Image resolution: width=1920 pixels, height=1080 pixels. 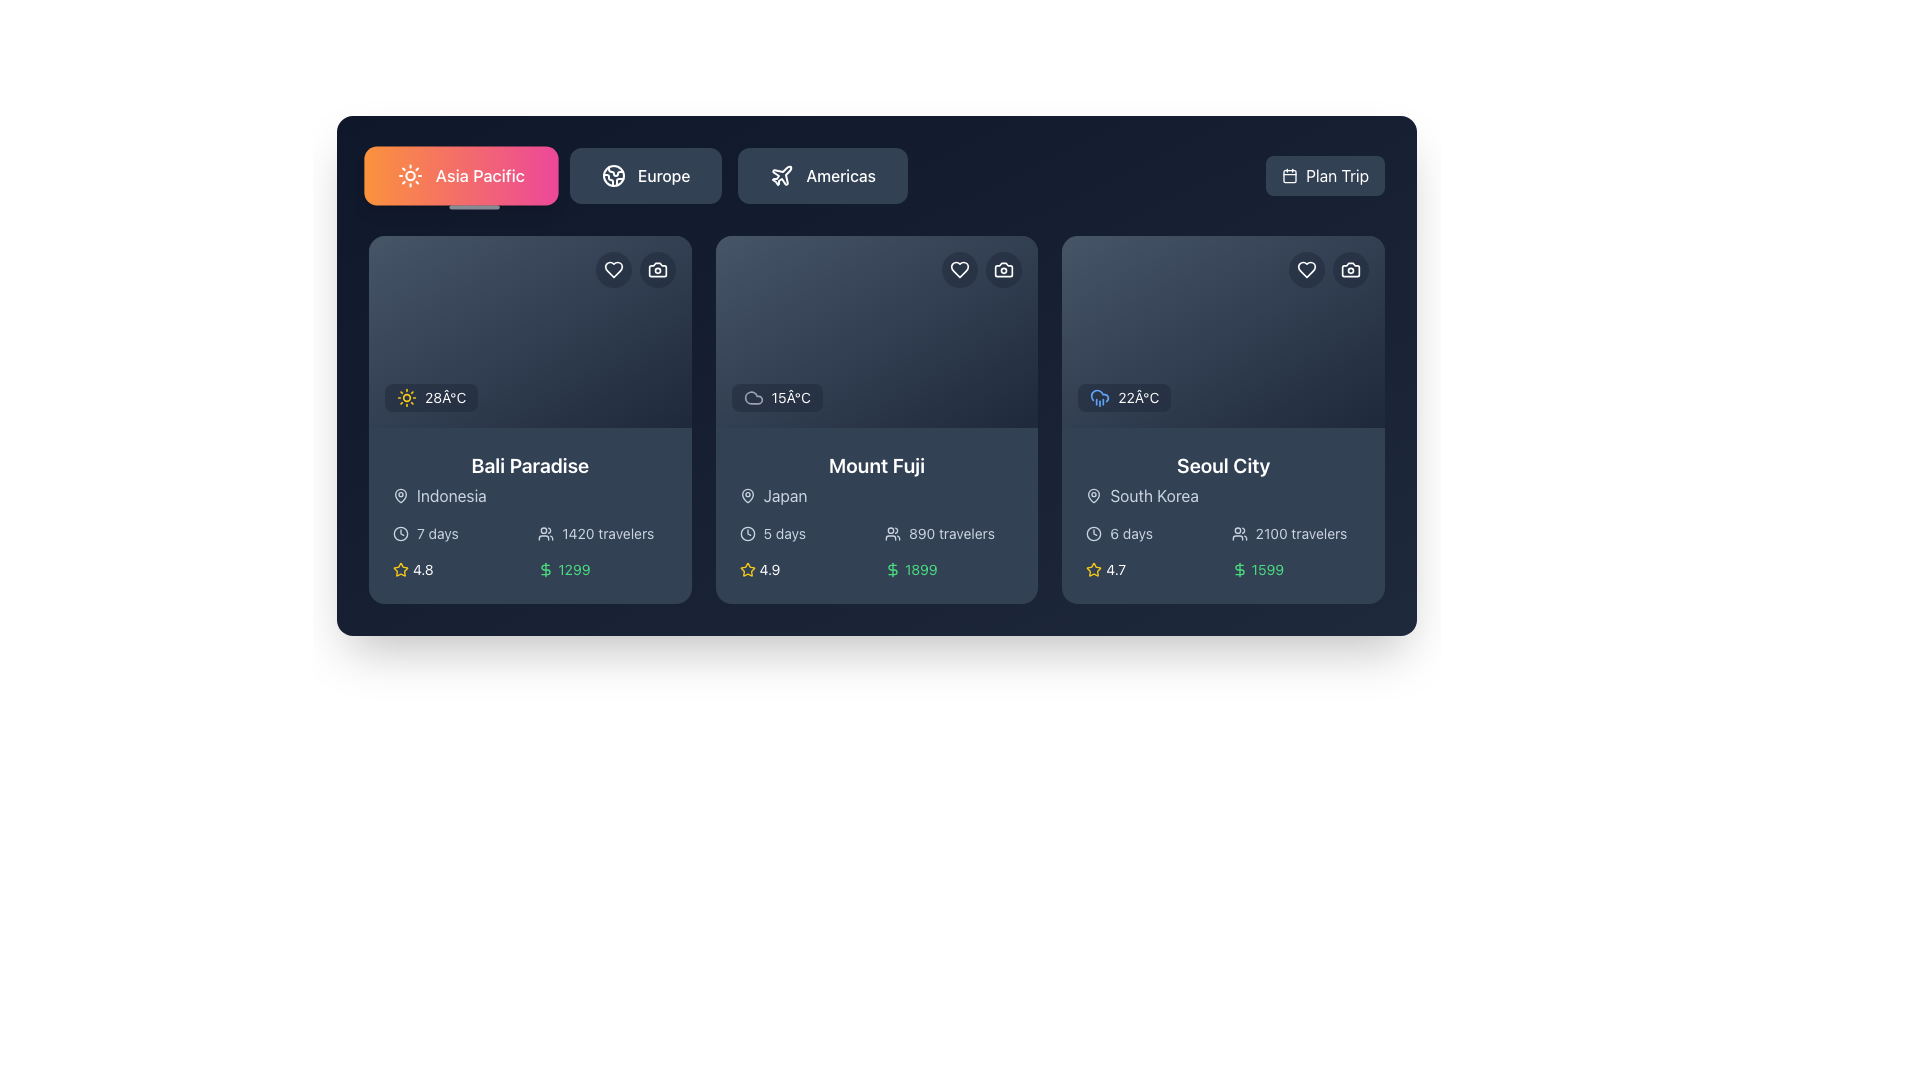 What do you see at coordinates (646, 175) in the screenshot?
I see `the 'Europe' button, which is the second button in a horizontal list of three buttons at the top of the interface, featuring a dark blue background, rounded corners, a globe icon, and a white font label` at bounding box center [646, 175].